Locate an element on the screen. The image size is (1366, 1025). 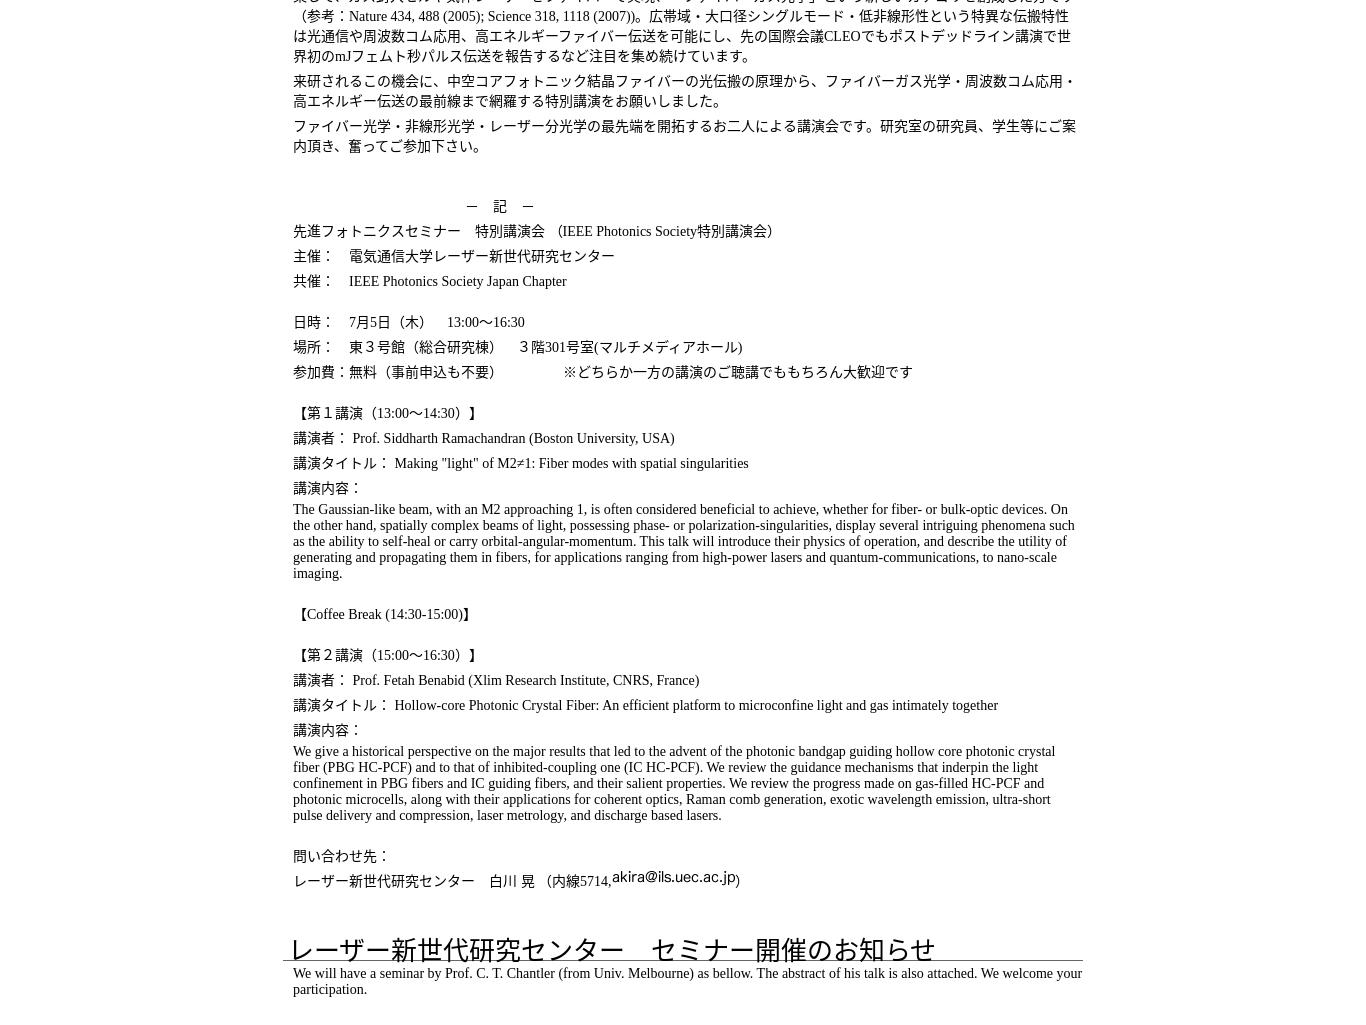
'講演タイトル： Making "light" of M2≠1: Fiber modes with spatial singularities' is located at coordinates (520, 462).